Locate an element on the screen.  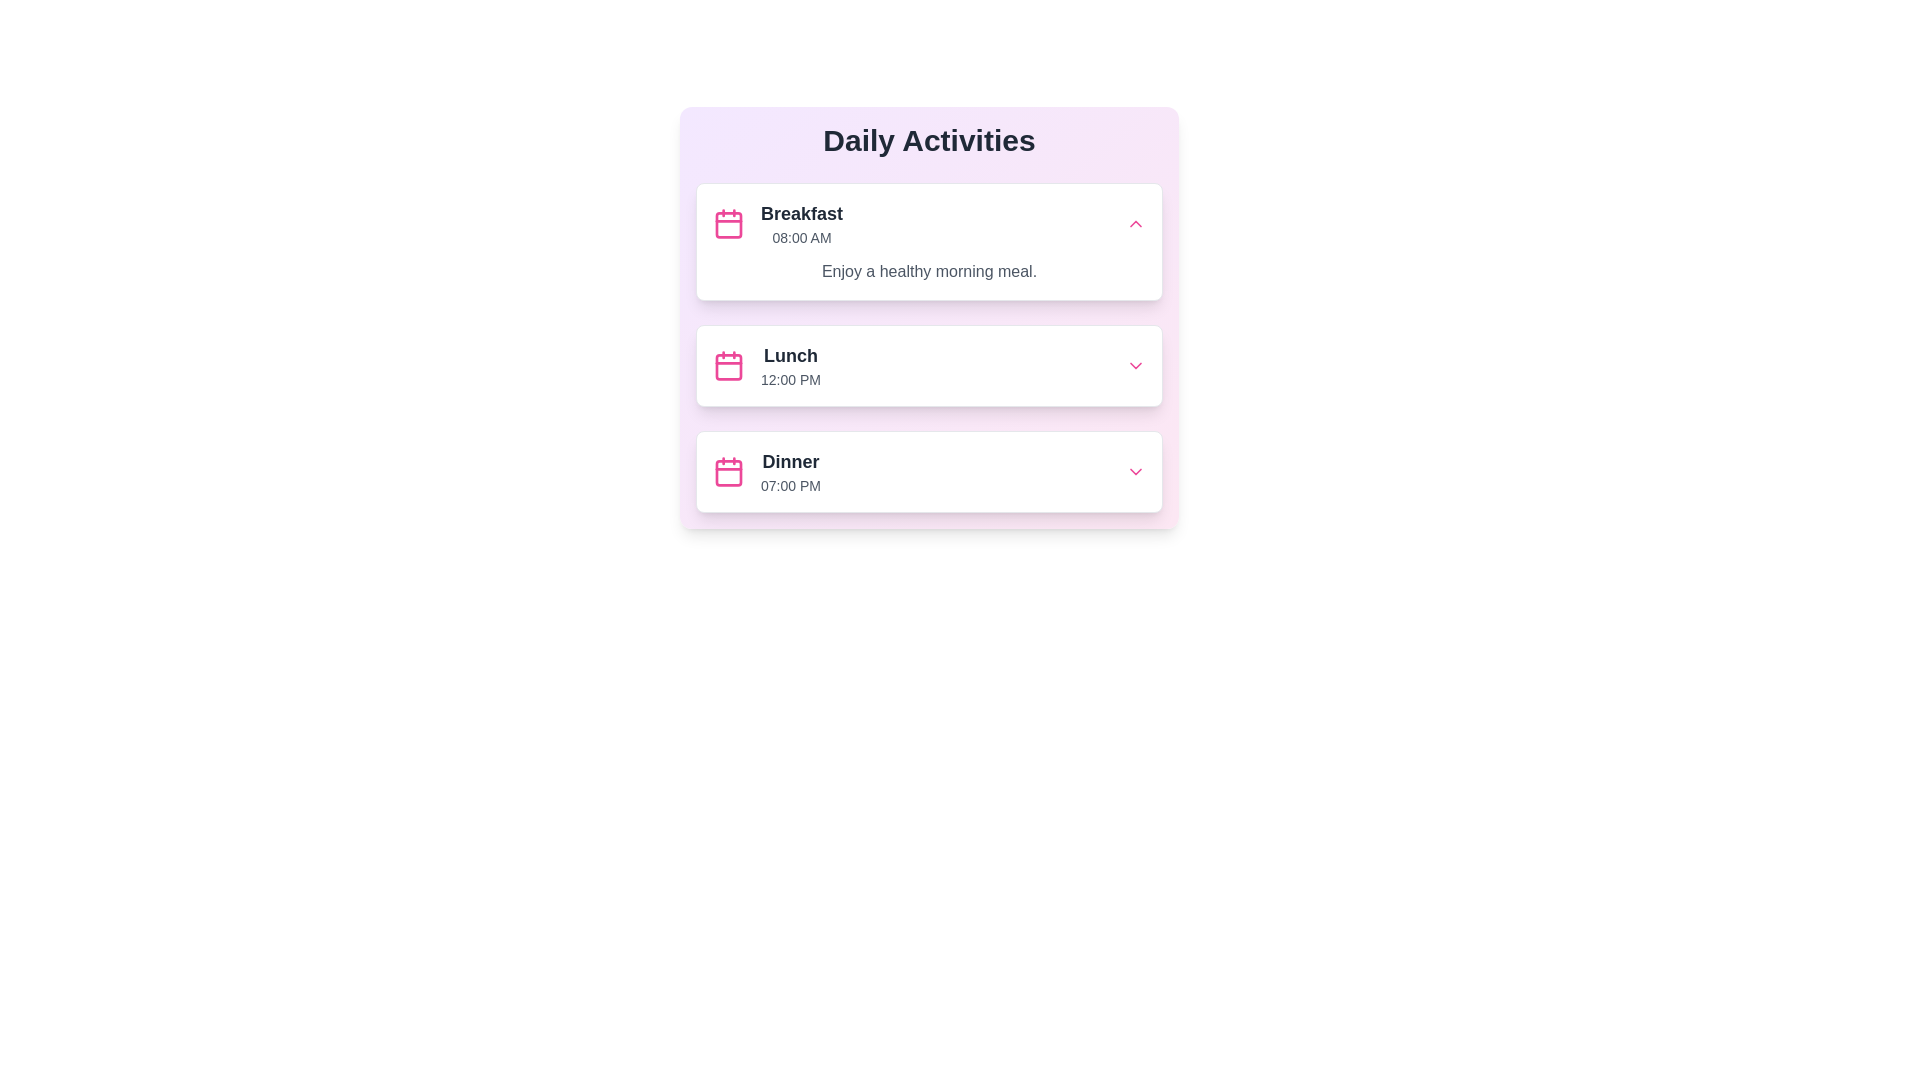
the second list item under the 'Daily Activities' header, which contains a pink calendar icon and the texts 'Lunch' and '12:00 PM' is located at coordinates (766, 366).